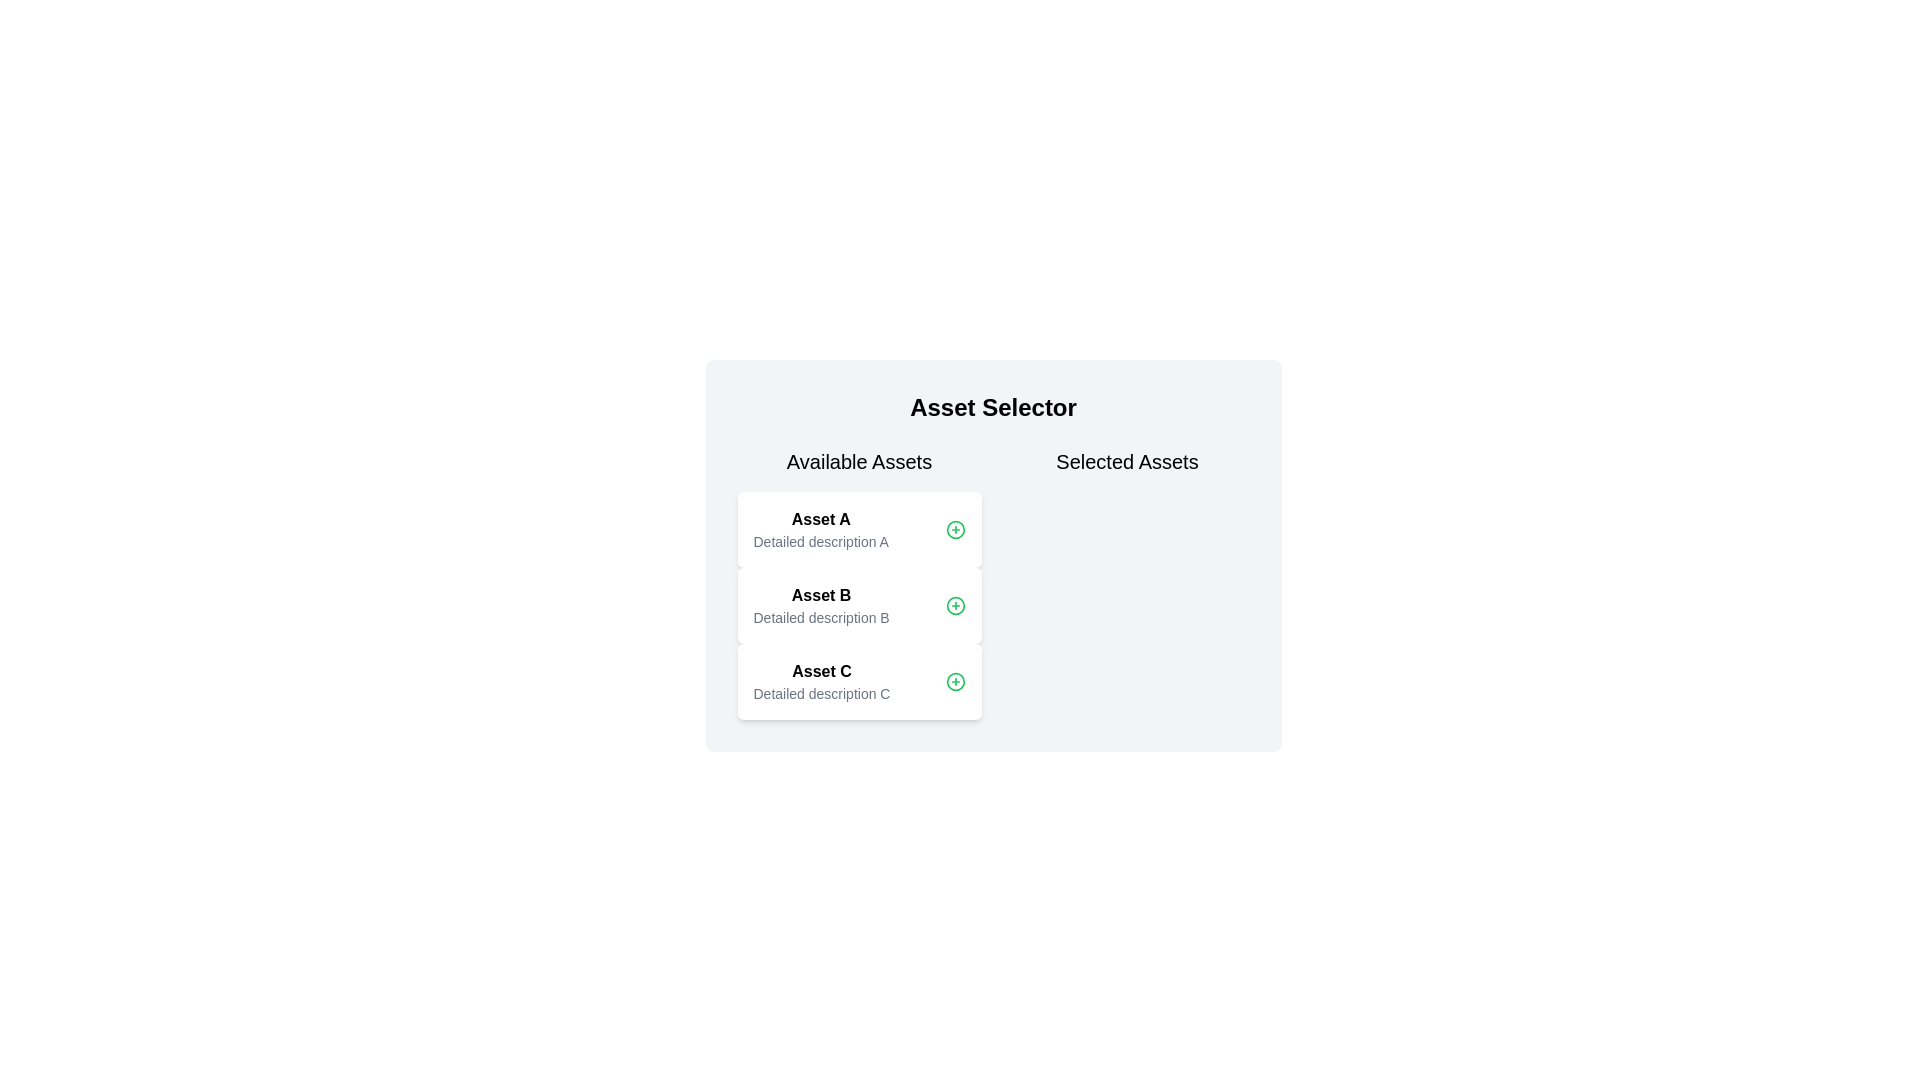 Image resolution: width=1920 pixels, height=1080 pixels. I want to click on the text element reading 'Detailed description C' located under 'Asset C' in the 'Available Assets' column, so click(821, 693).